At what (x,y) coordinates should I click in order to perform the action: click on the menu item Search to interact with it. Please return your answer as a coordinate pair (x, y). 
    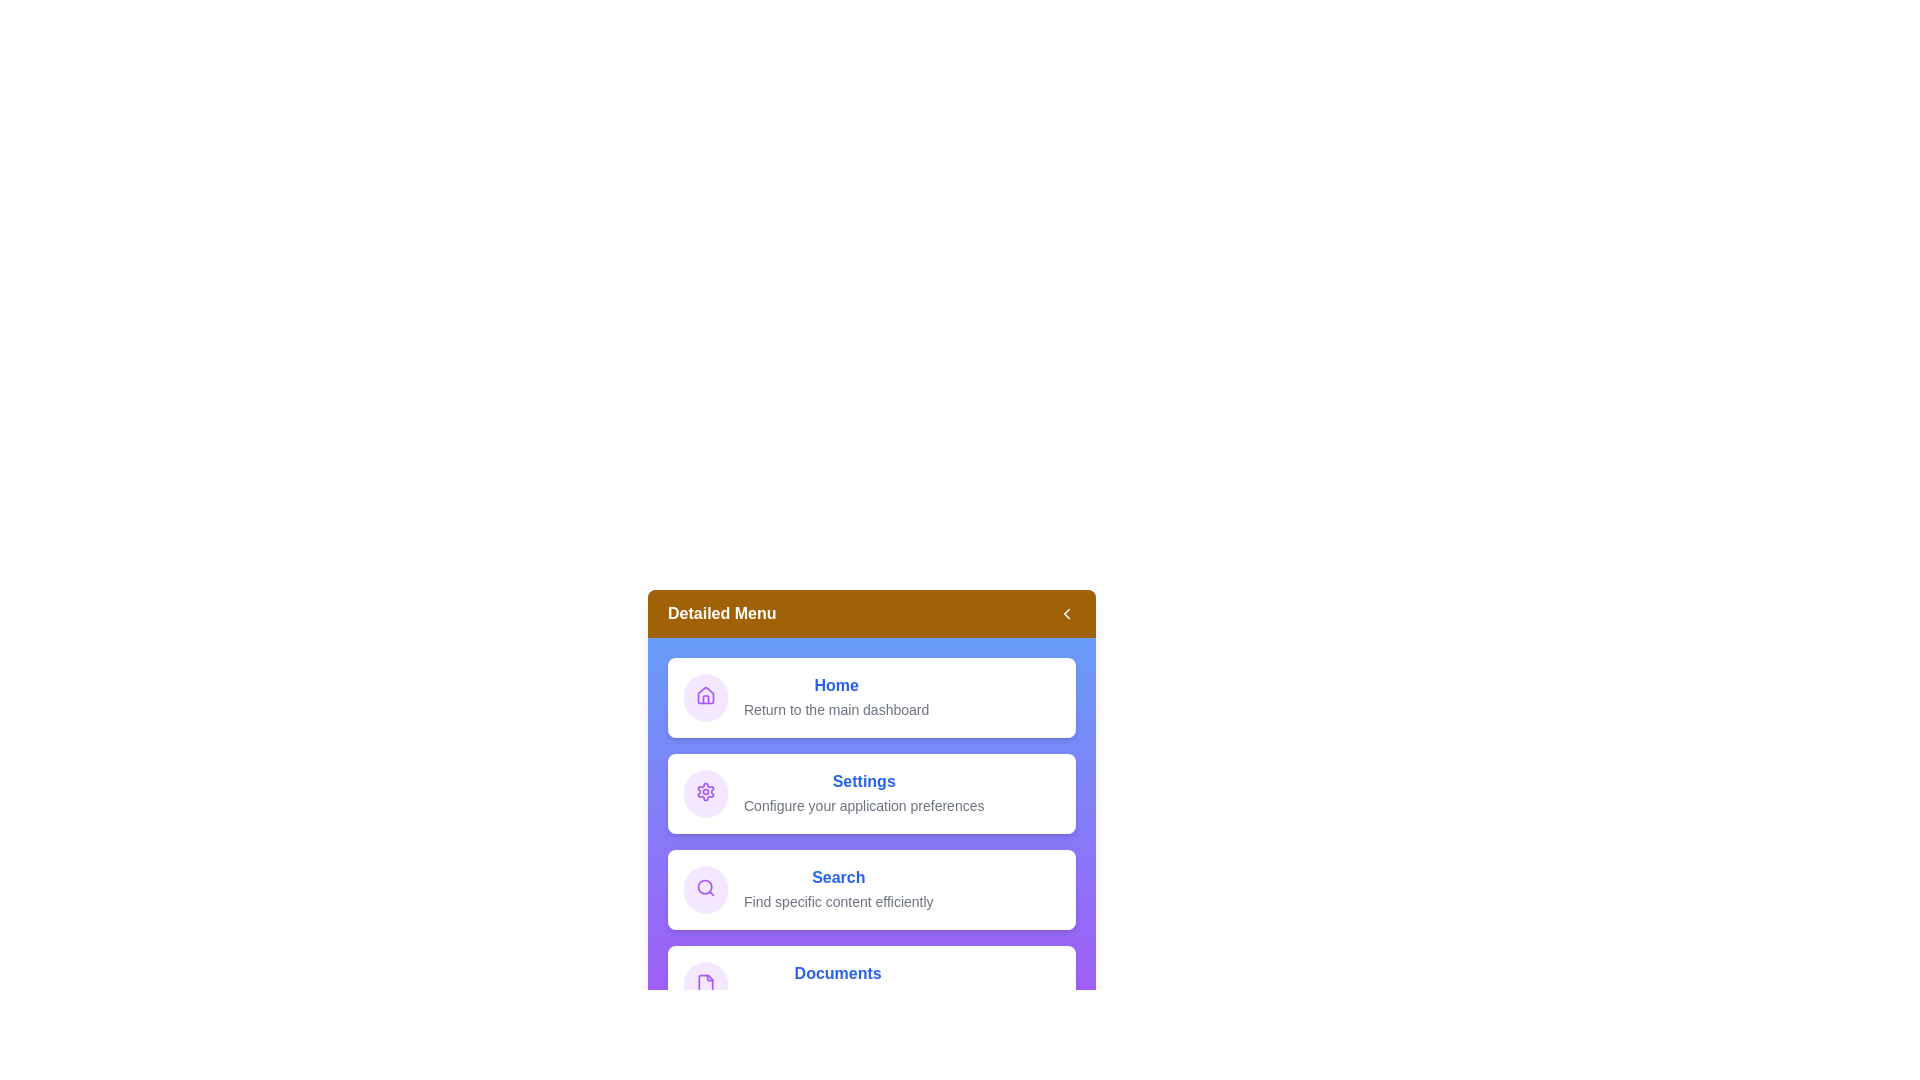
    Looking at the image, I should click on (872, 889).